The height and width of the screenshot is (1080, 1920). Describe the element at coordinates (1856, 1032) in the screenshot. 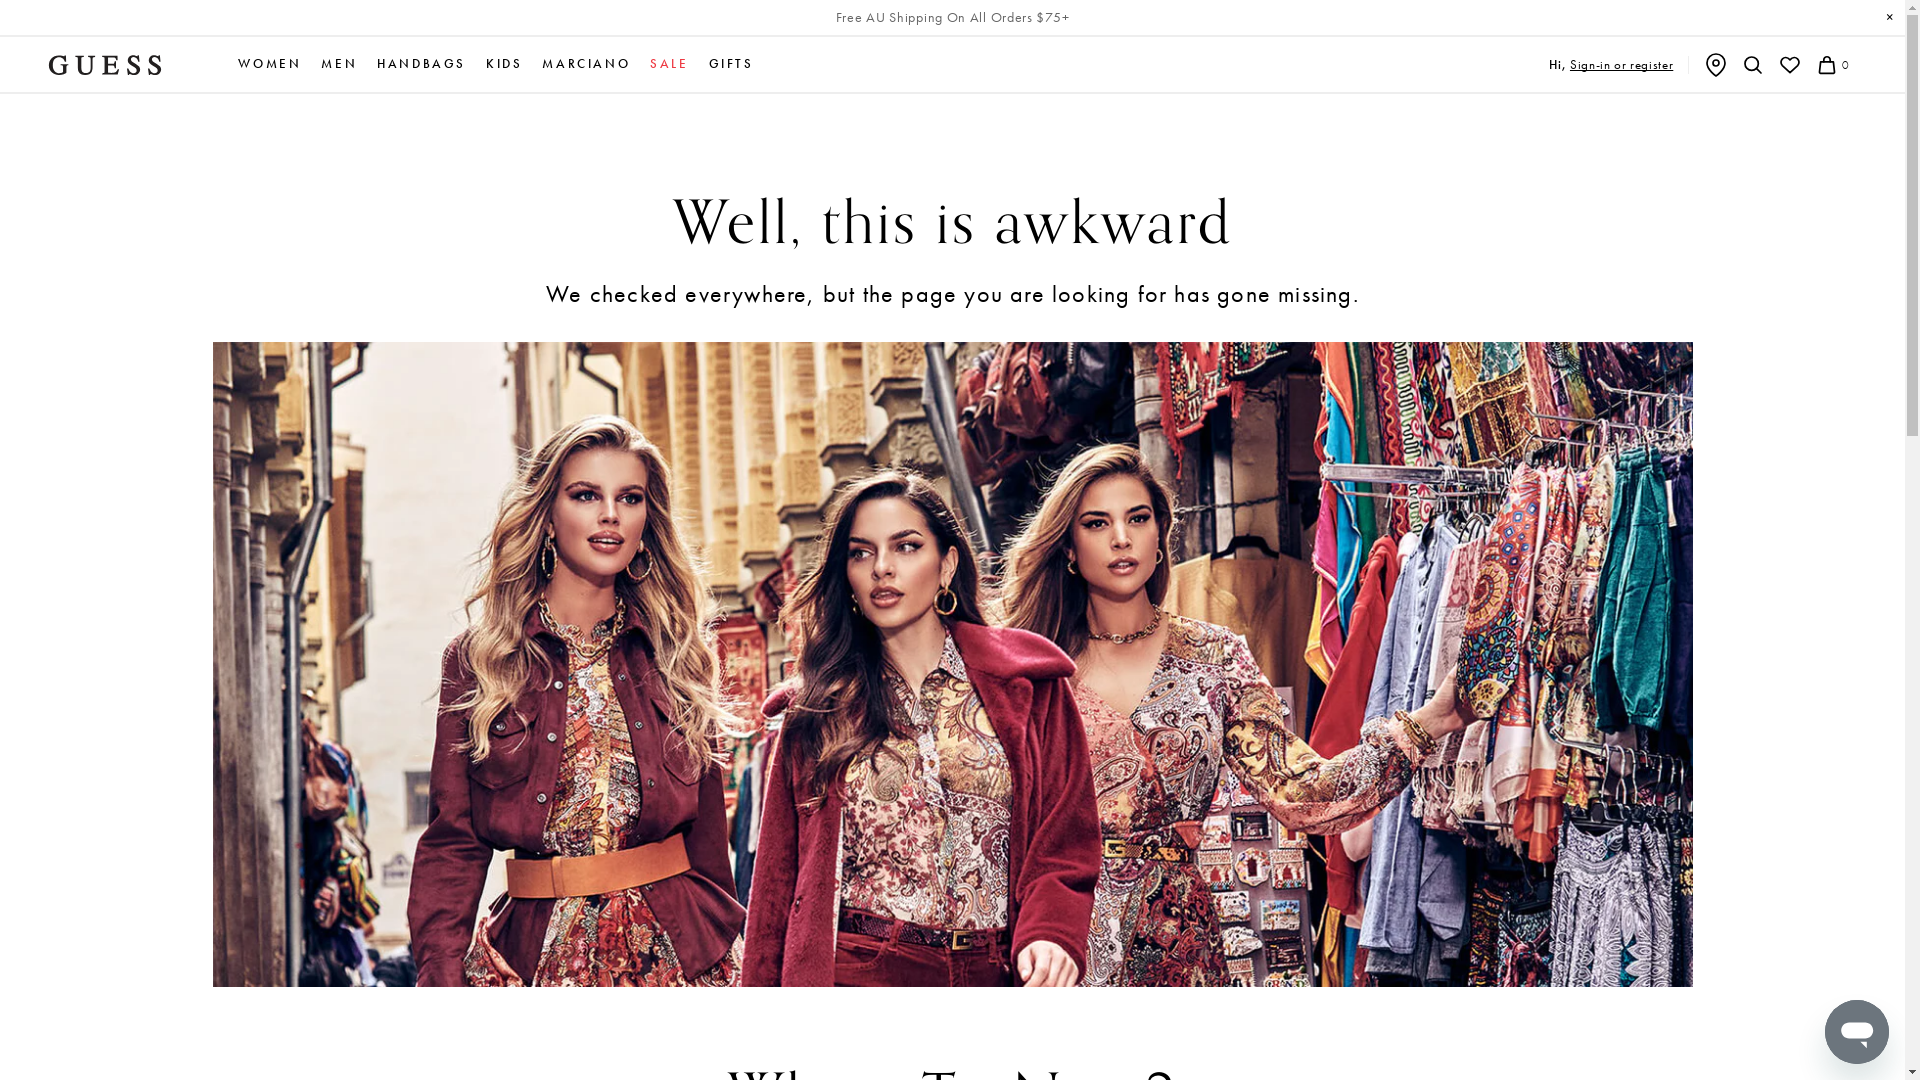

I see `'Button to launch messaging window'` at that location.